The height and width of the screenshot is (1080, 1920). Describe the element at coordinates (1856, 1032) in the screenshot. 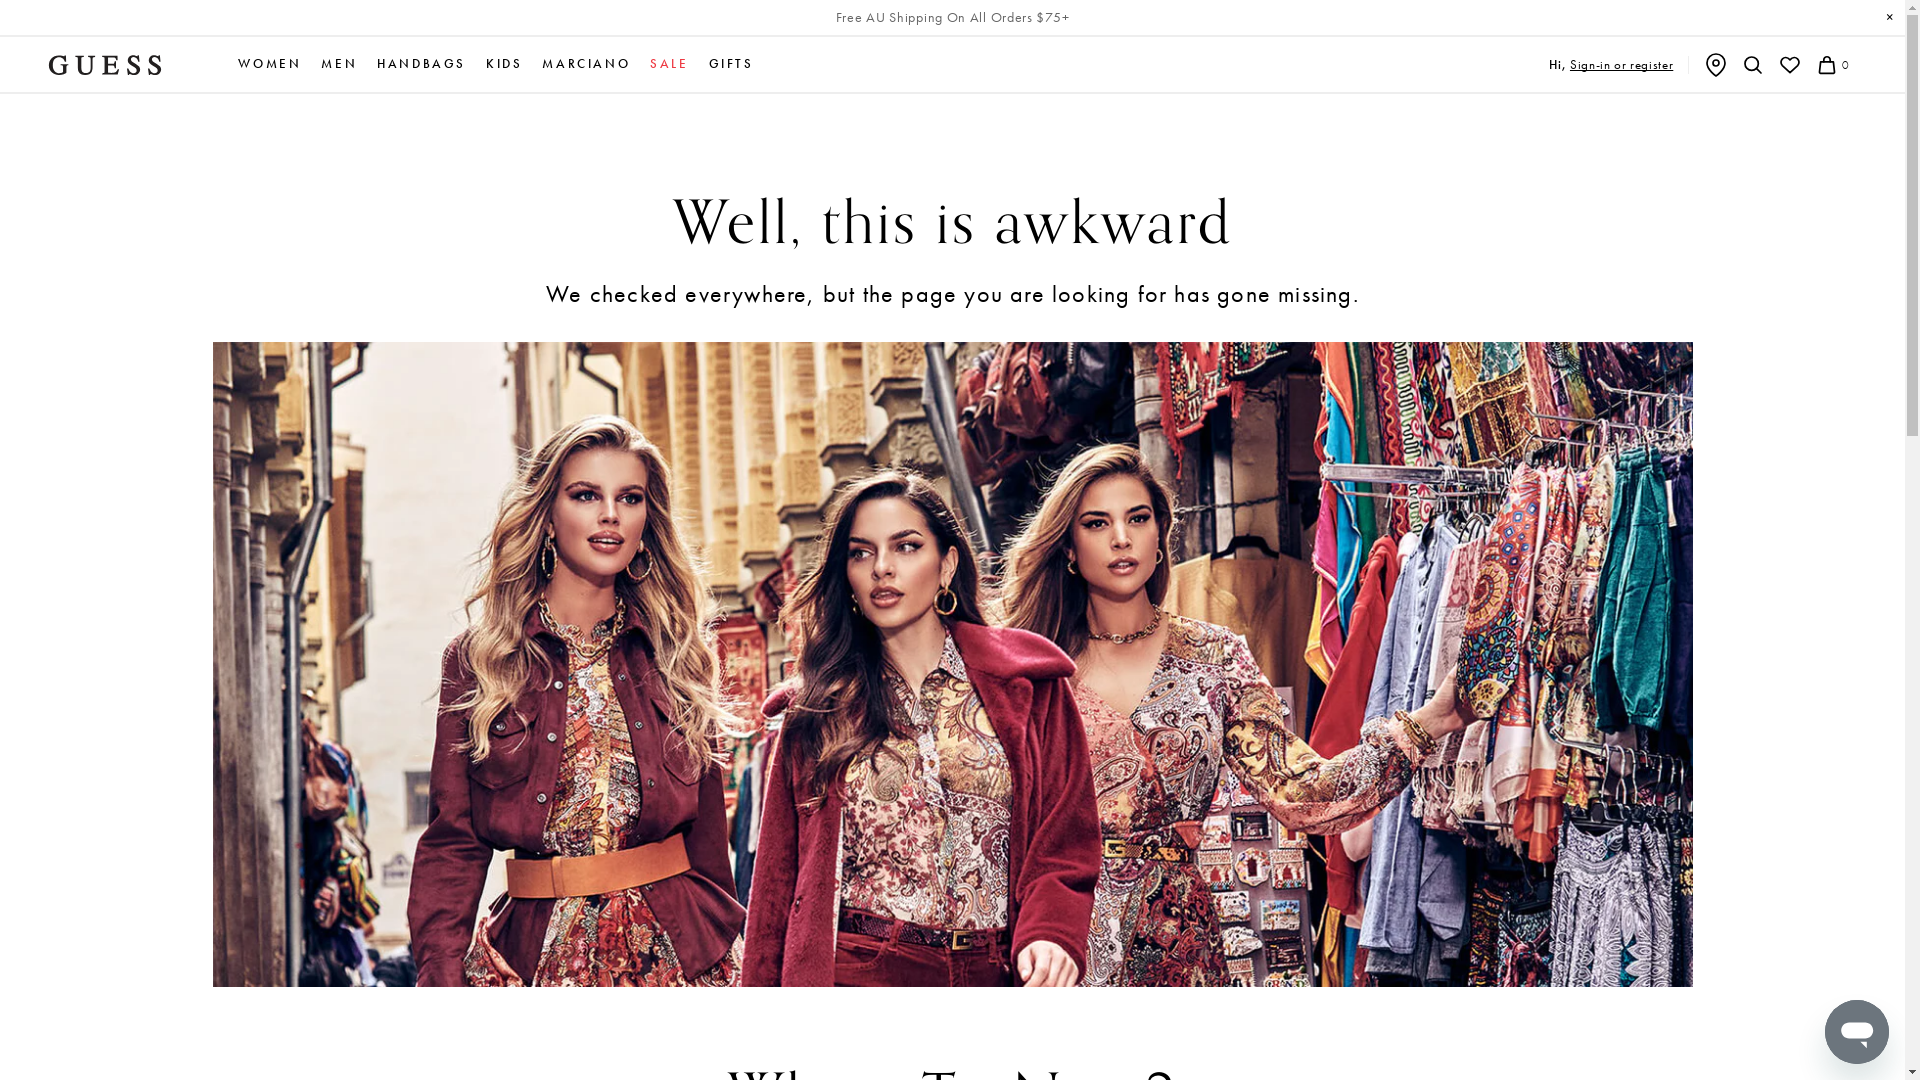

I see `'Button to launch messaging window'` at that location.